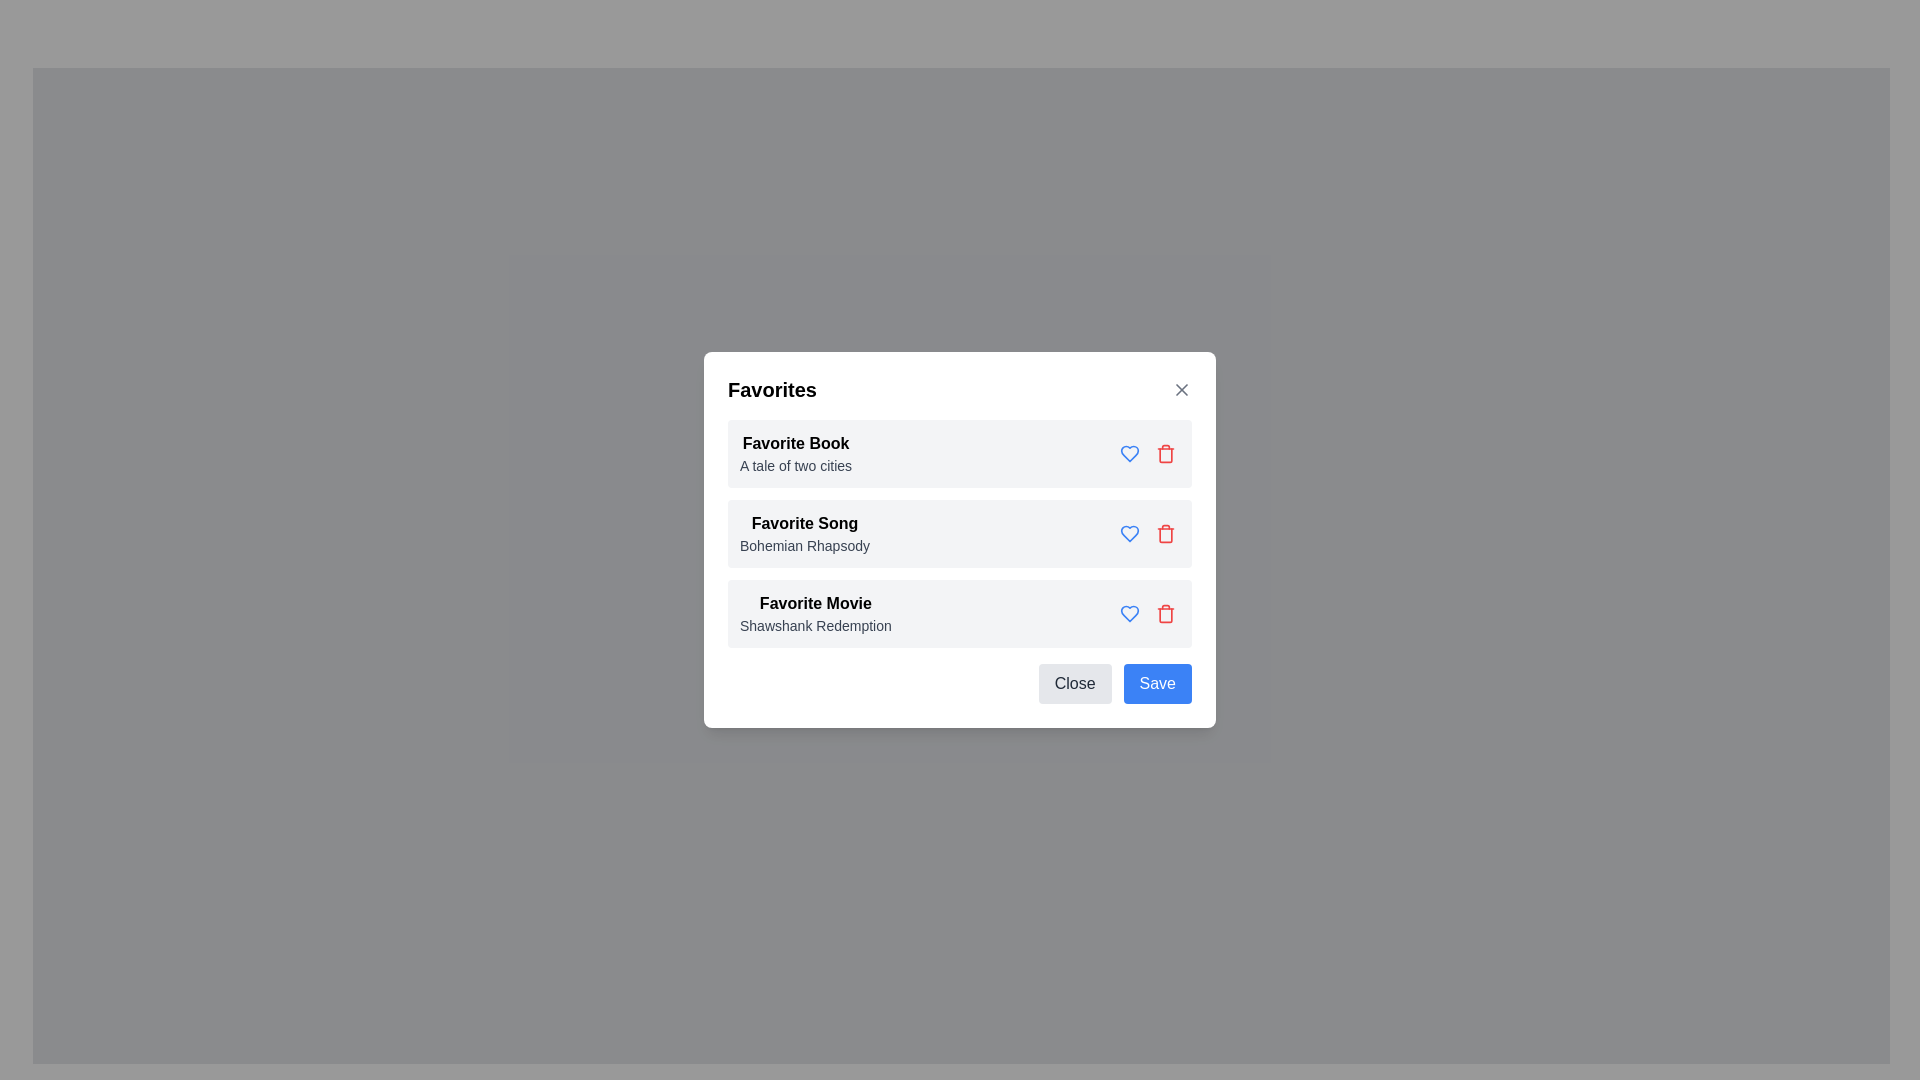 This screenshot has height=1080, width=1920. I want to click on the delete icon resembling a trash bin, located in the 'Favorites' section next to 'Favorite Movie: Shawshank Redemption', so click(1166, 612).